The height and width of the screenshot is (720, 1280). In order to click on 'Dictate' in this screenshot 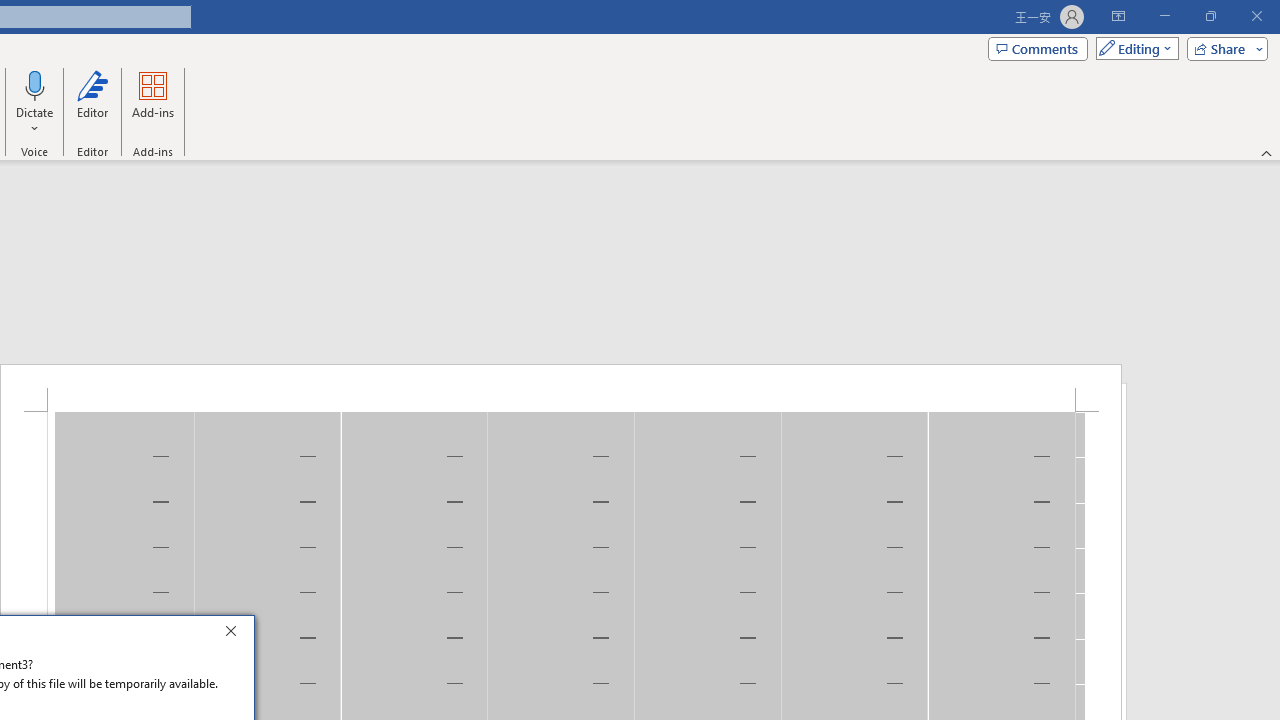, I will do `click(35, 84)`.